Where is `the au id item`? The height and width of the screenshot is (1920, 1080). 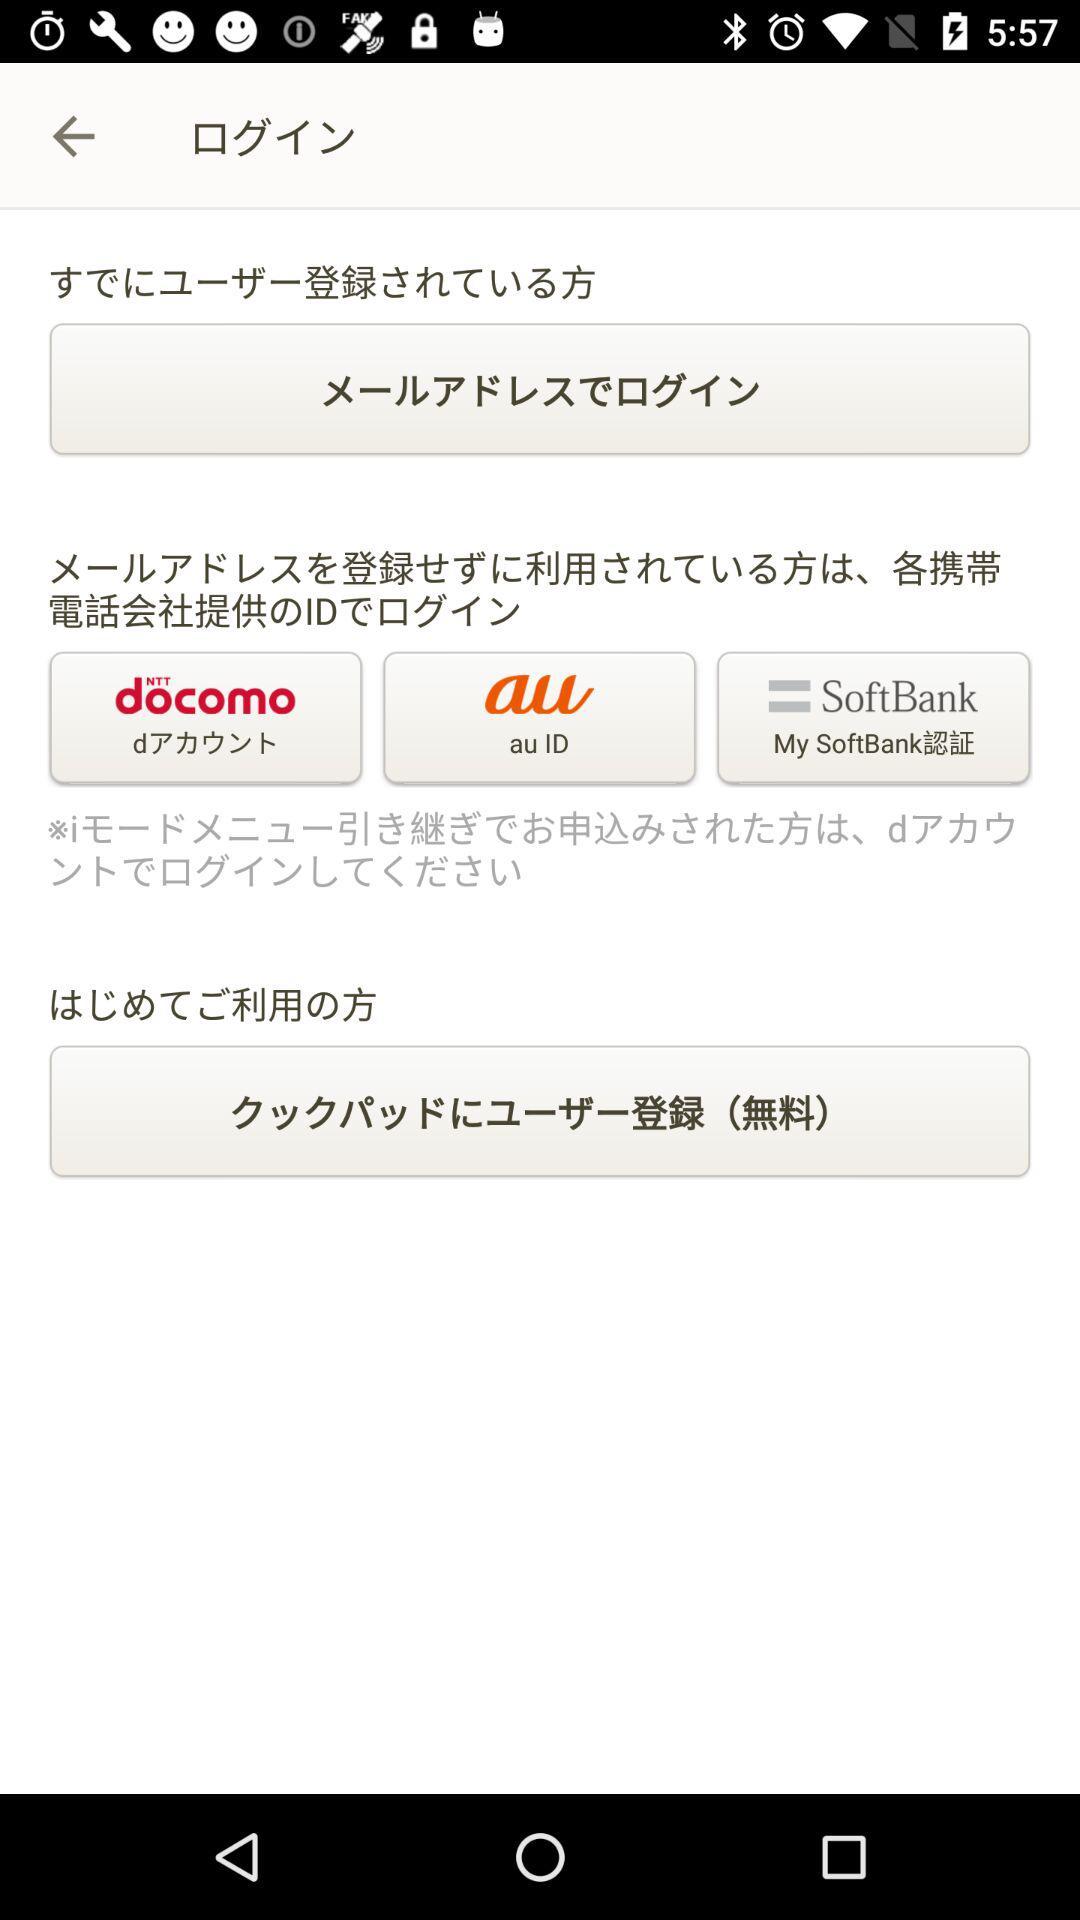 the au id item is located at coordinates (538, 719).